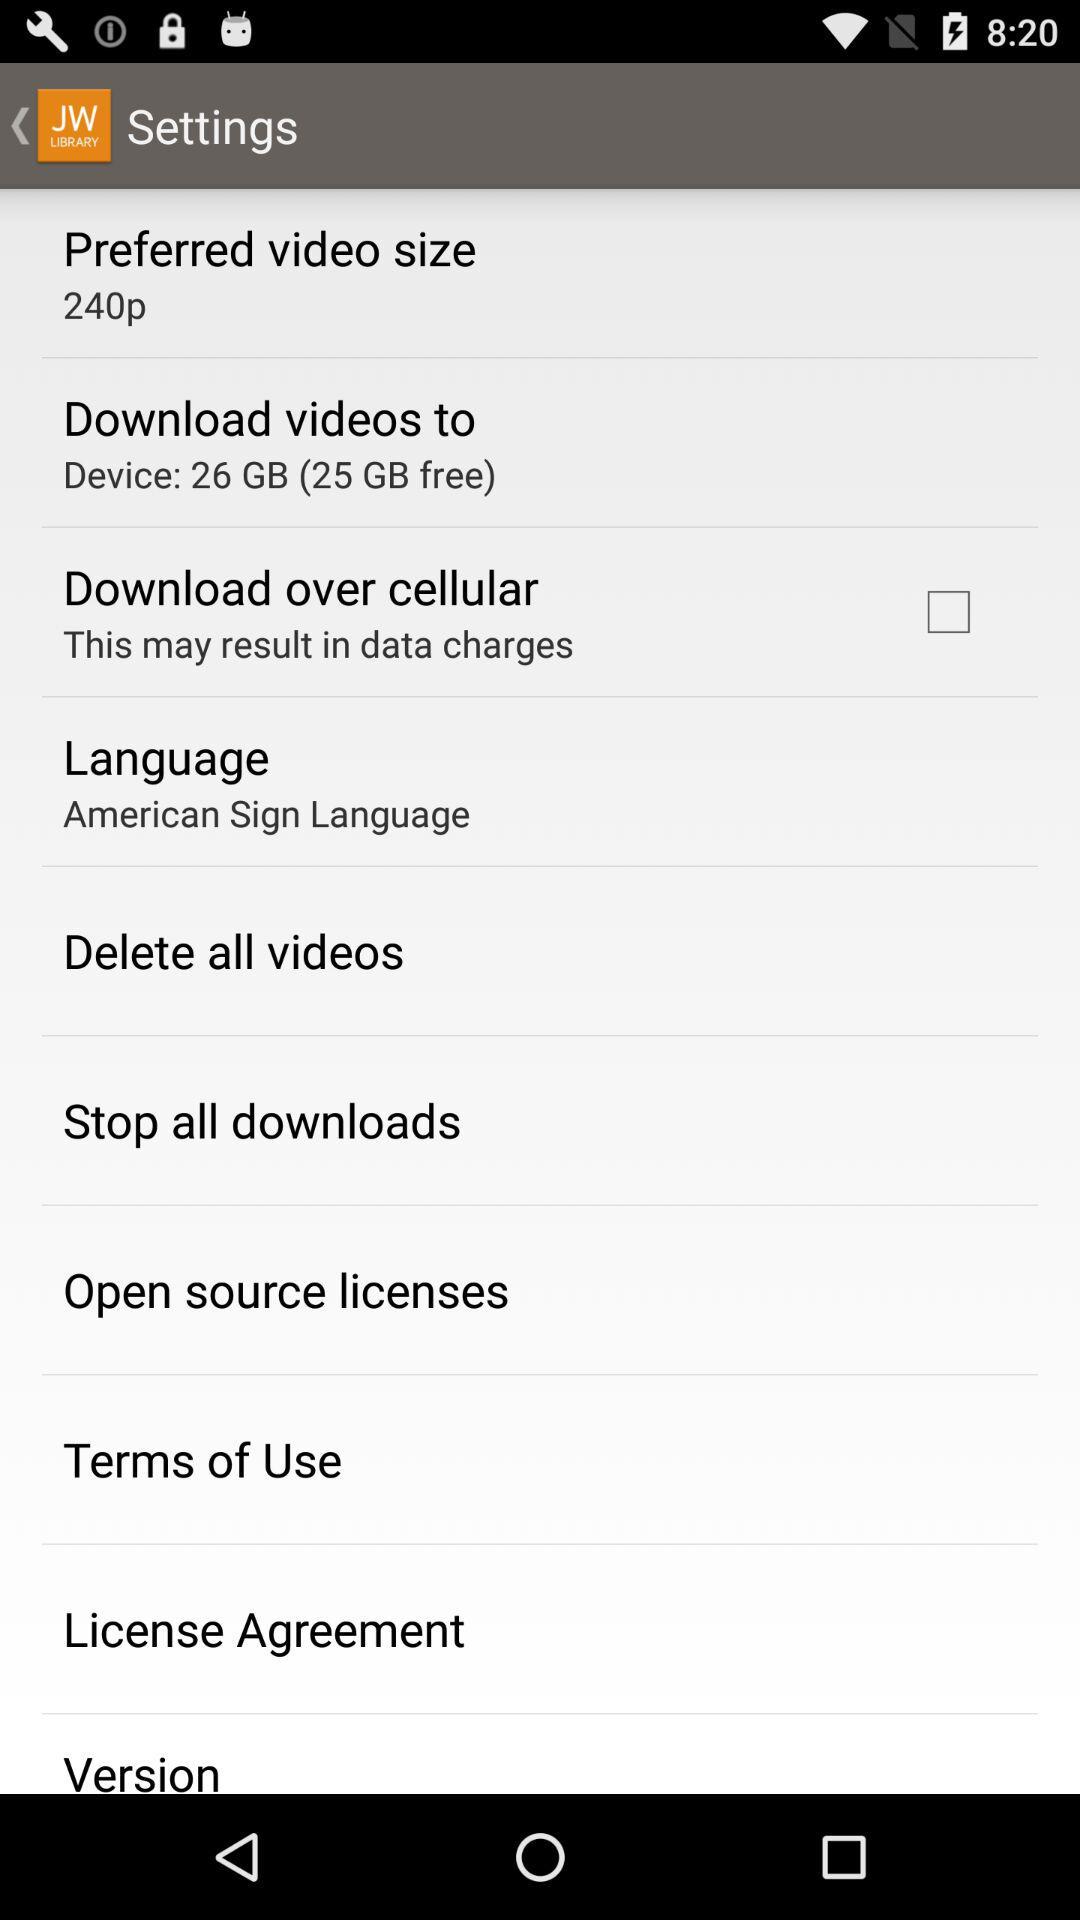  I want to click on the icon above the version app, so click(263, 1628).